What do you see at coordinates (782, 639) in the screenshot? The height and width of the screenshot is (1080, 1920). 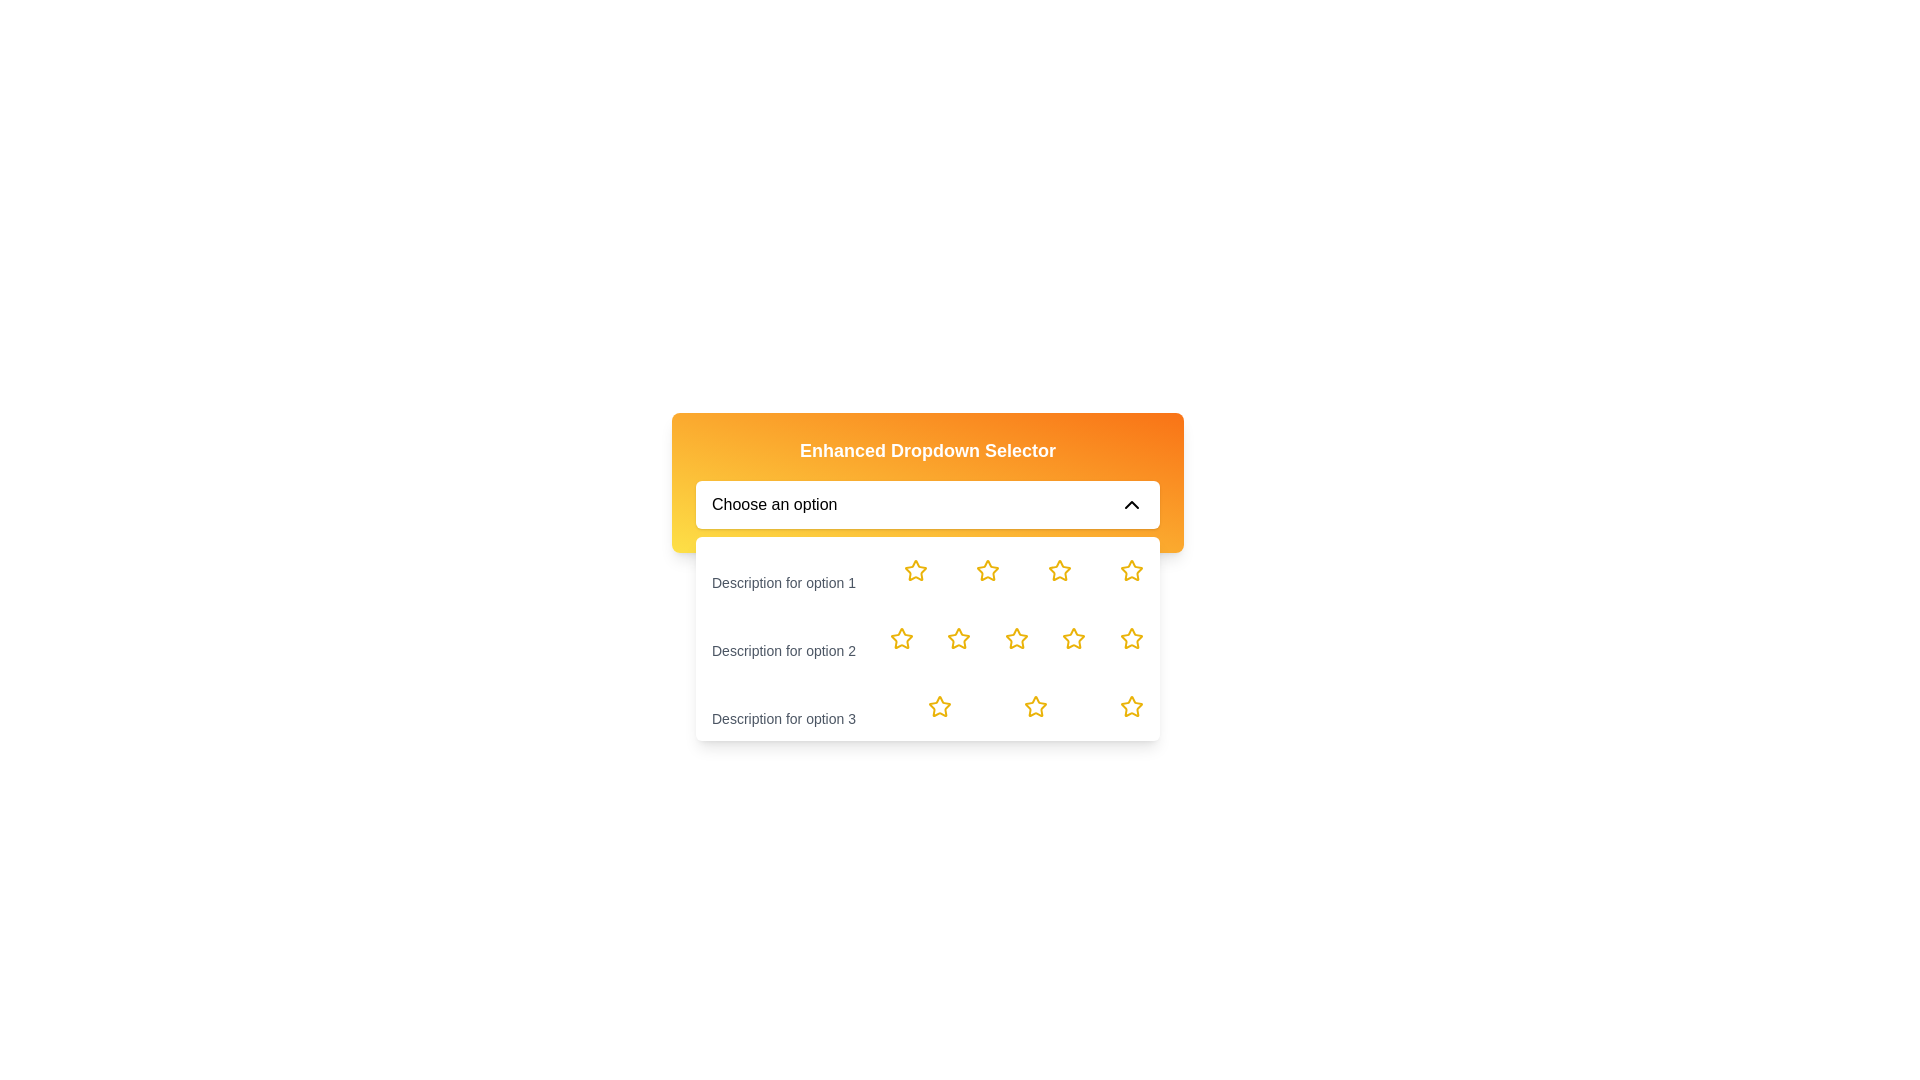 I see `text label providing additional context for 'Option 2' in the dropdown menu, which is centrally positioned under the second option` at bounding box center [782, 639].